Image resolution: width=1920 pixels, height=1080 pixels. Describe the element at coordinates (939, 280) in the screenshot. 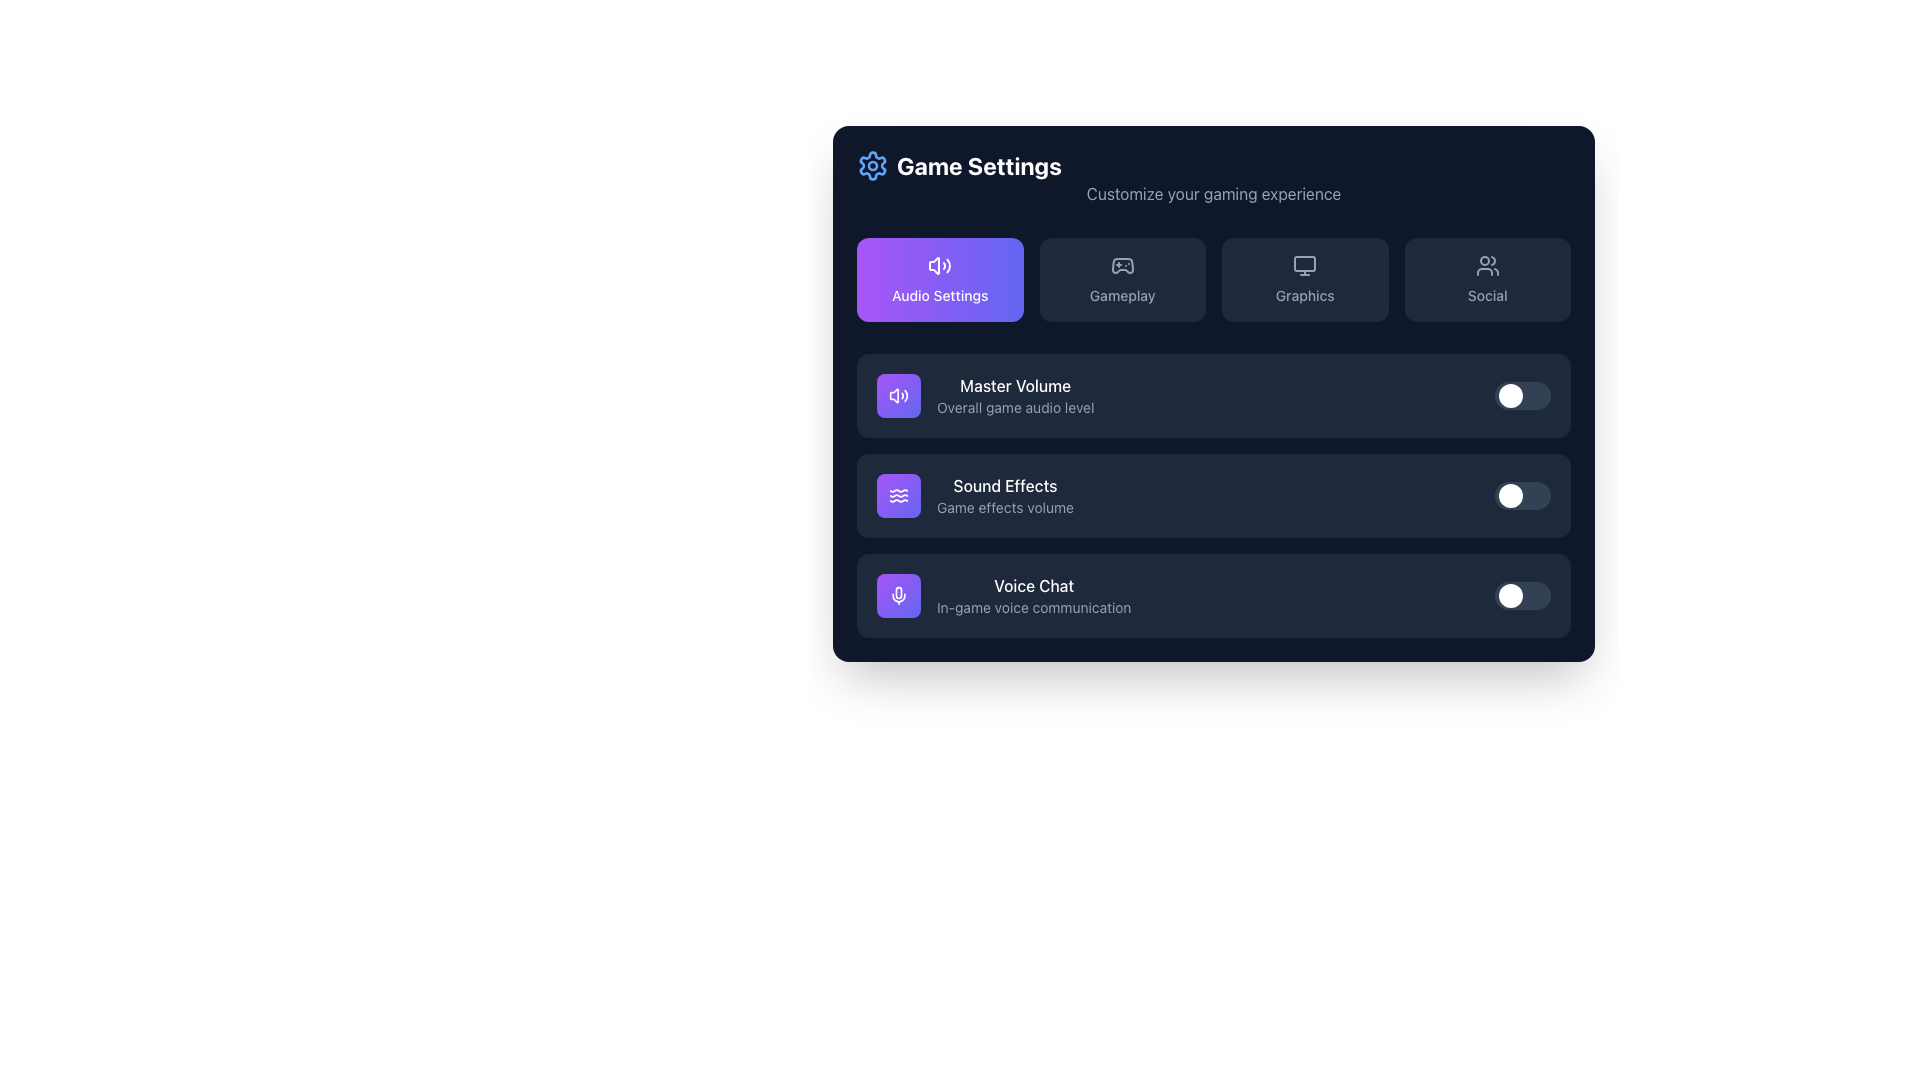

I see `the interactive button located in the top-left section of the interface` at that location.